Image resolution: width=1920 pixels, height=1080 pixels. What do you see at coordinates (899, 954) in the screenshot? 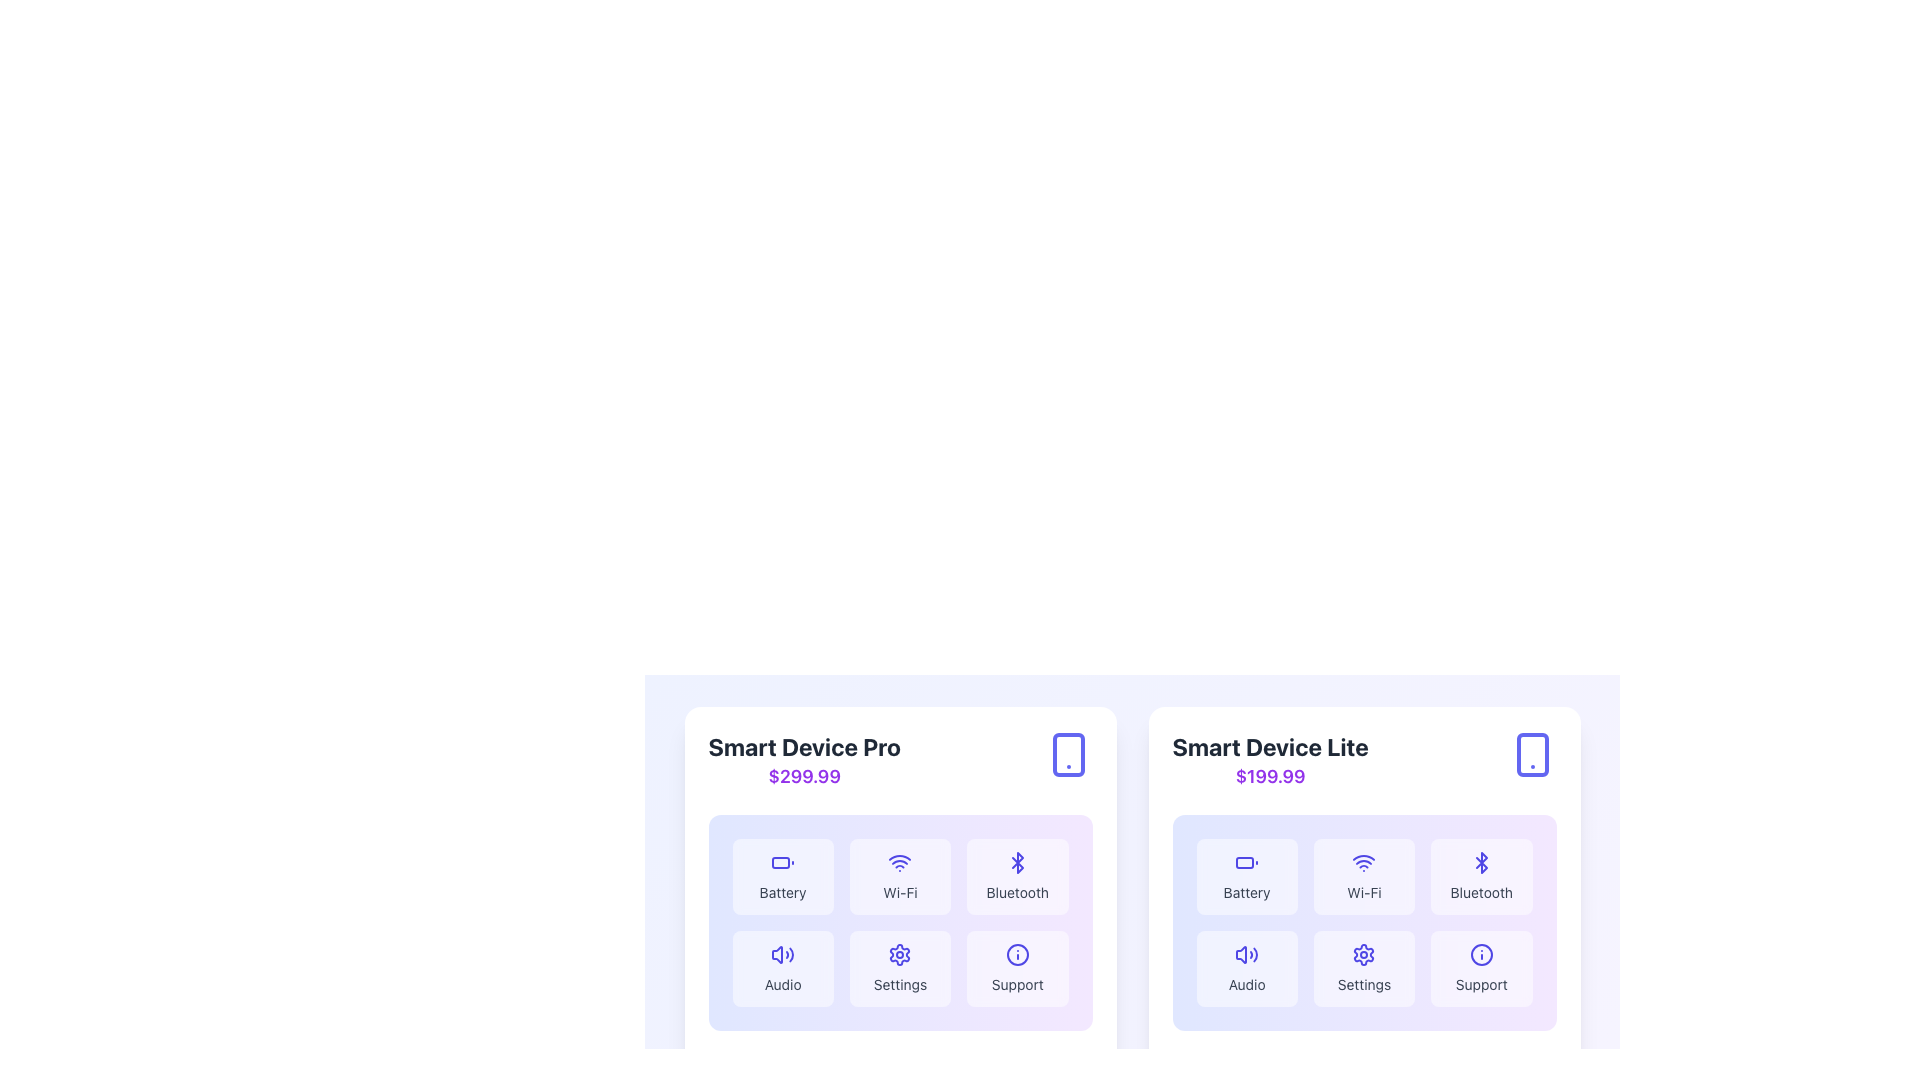
I see `the indigo gear icon representing settings, located at the bottom center of the 'Smart Device Pro' card, beneath the 'Settings' label` at bounding box center [899, 954].